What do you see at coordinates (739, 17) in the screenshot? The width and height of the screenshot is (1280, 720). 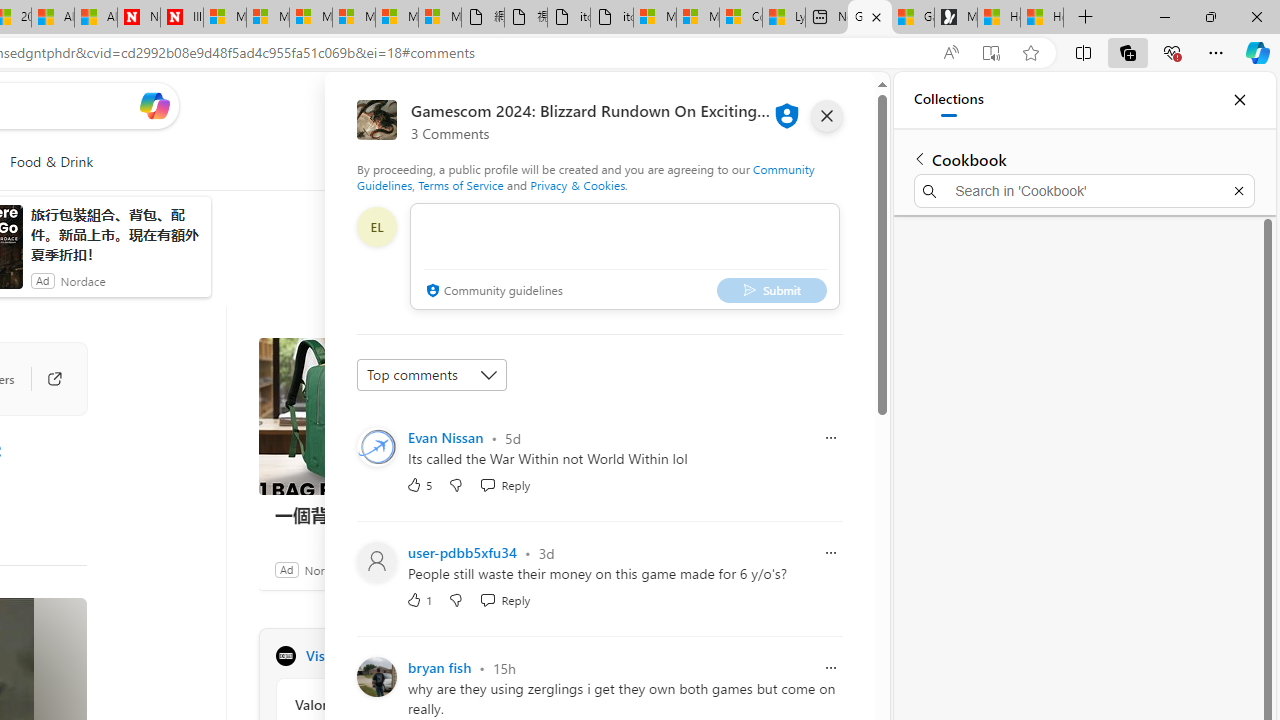 I see `'Consumer Health Data Privacy Policy'` at bounding box center [739, 17].